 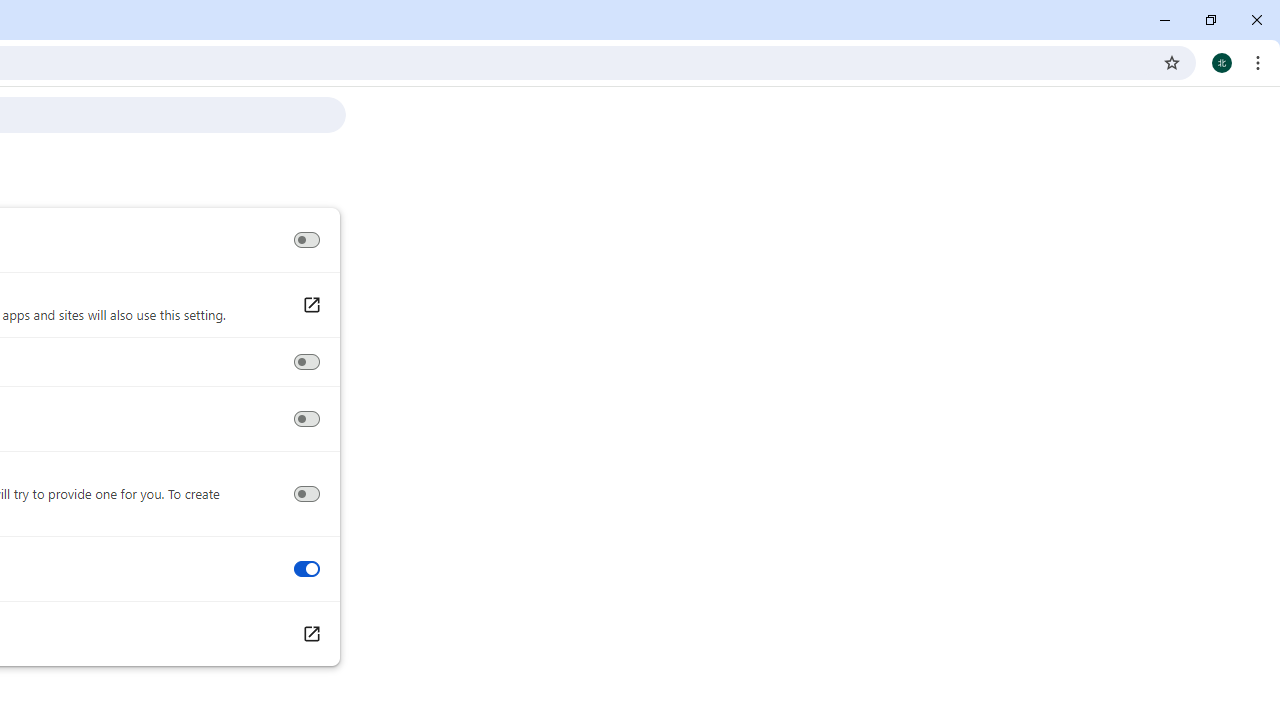 What do you see at coordinates (305, 569) in the screenshot?
I see `'Swipe between pages'` at bounding box center [305, 569].